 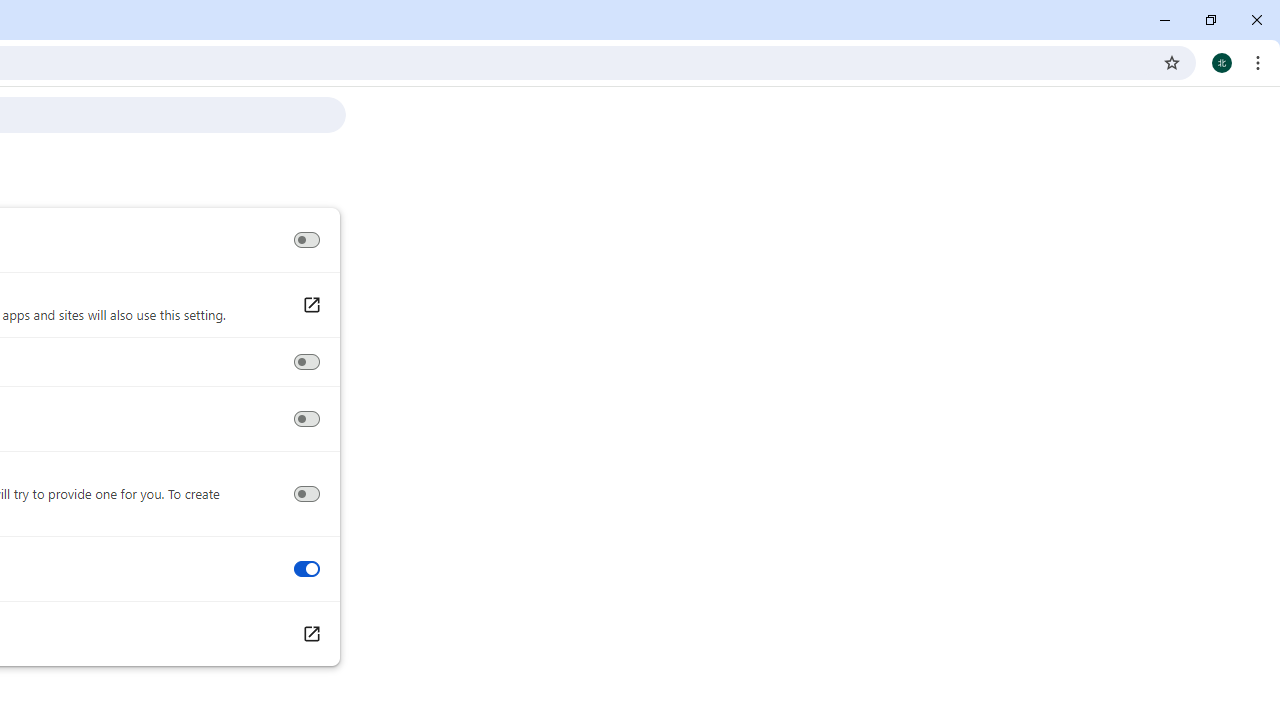 What do you see at coordinates (305, 569) in the screenshot?
I see `'Swipe between pages'` at bounding box center [305, 569].